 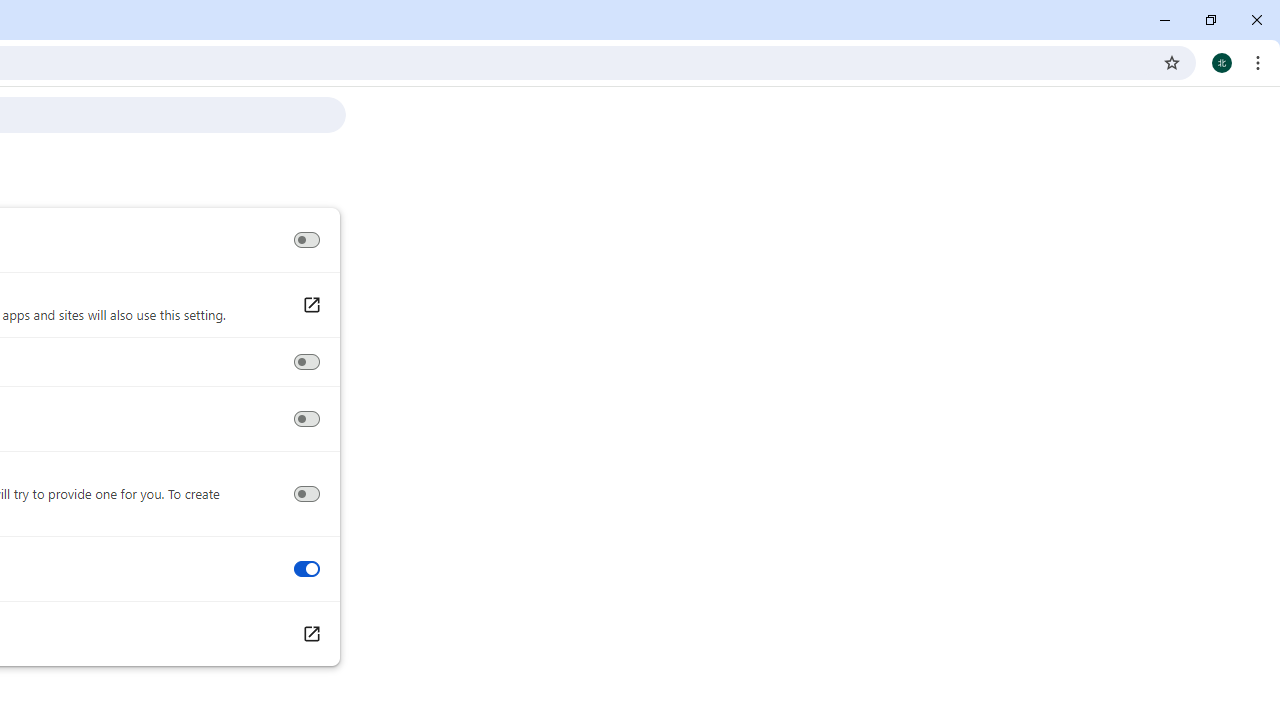 What do you see at coordinates (305, 569) in the screenshot?
I see `'Swipe between pages'` at bounding box center [305, 569].